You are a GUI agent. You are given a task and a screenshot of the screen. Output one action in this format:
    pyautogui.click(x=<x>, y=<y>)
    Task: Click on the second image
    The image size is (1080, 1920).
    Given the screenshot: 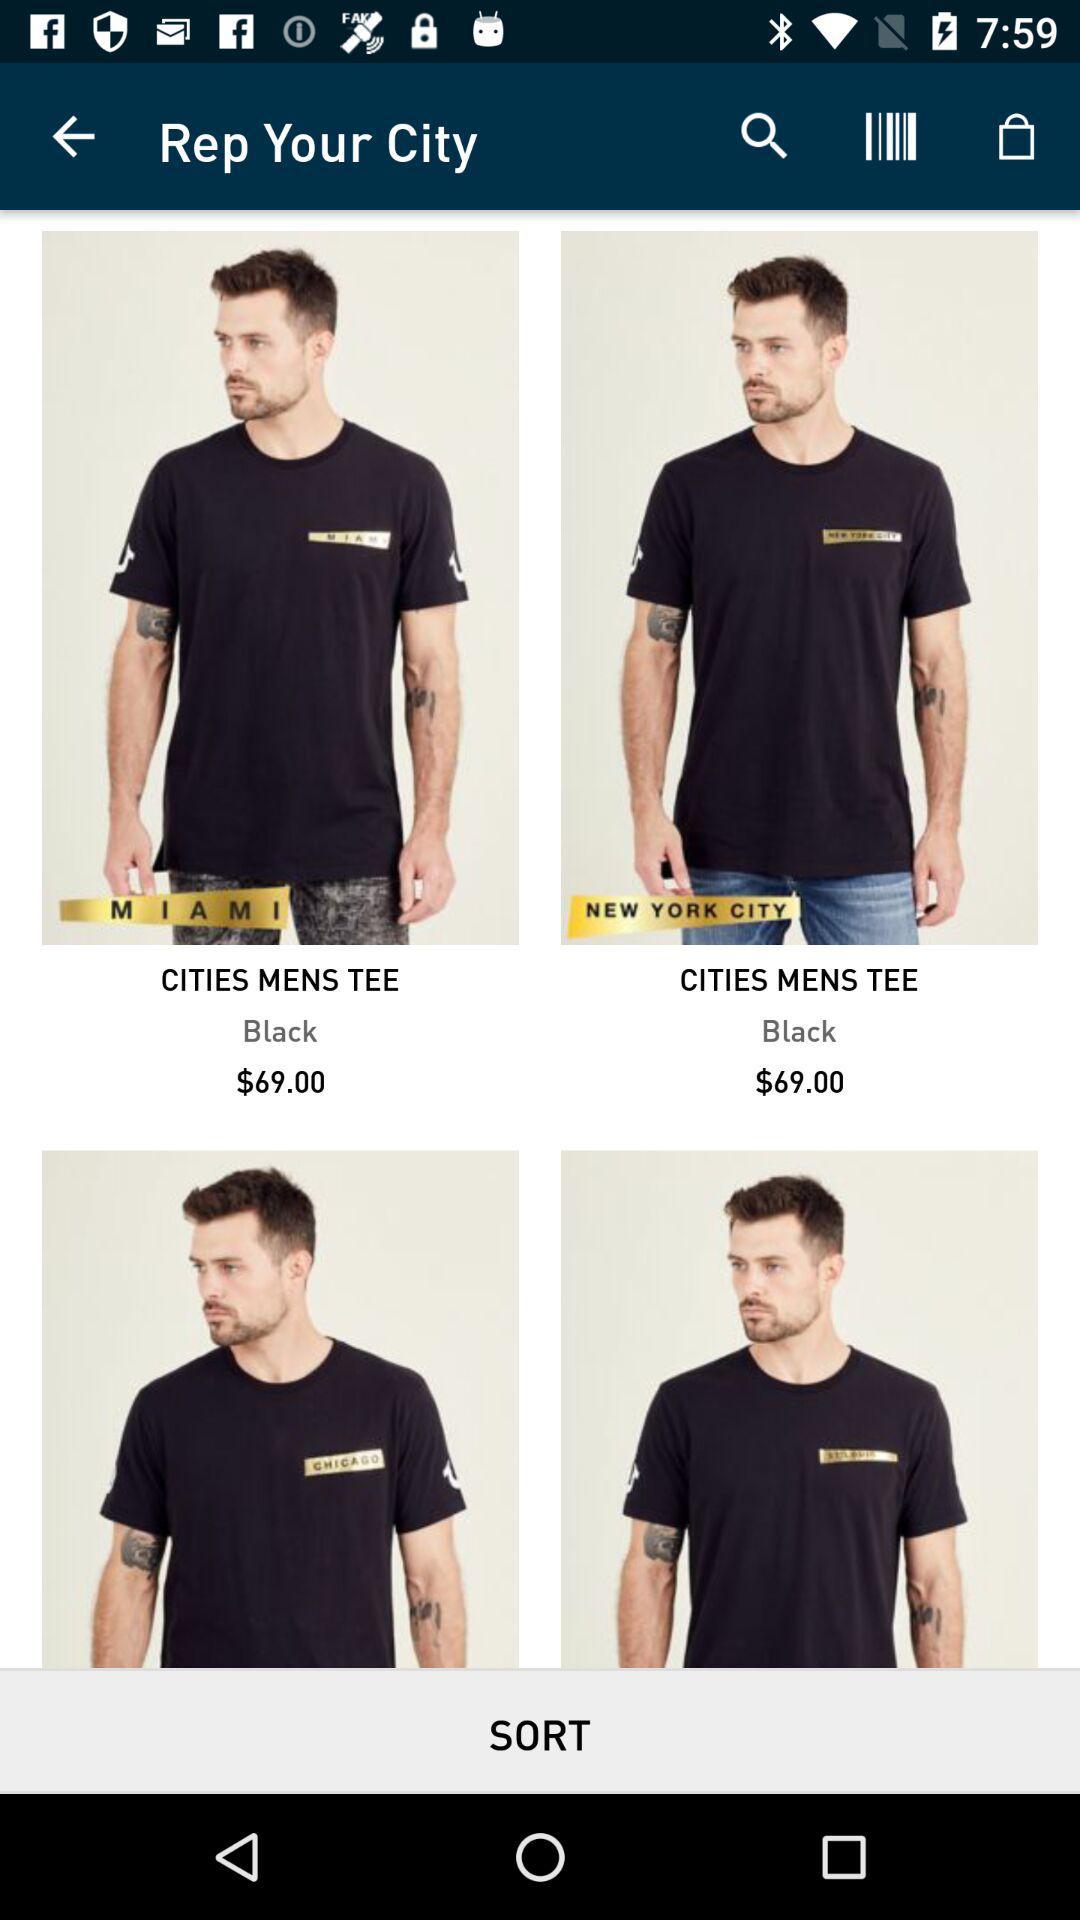 What is the action you would take?
    pyautogui.click(x=798, y=586)
    